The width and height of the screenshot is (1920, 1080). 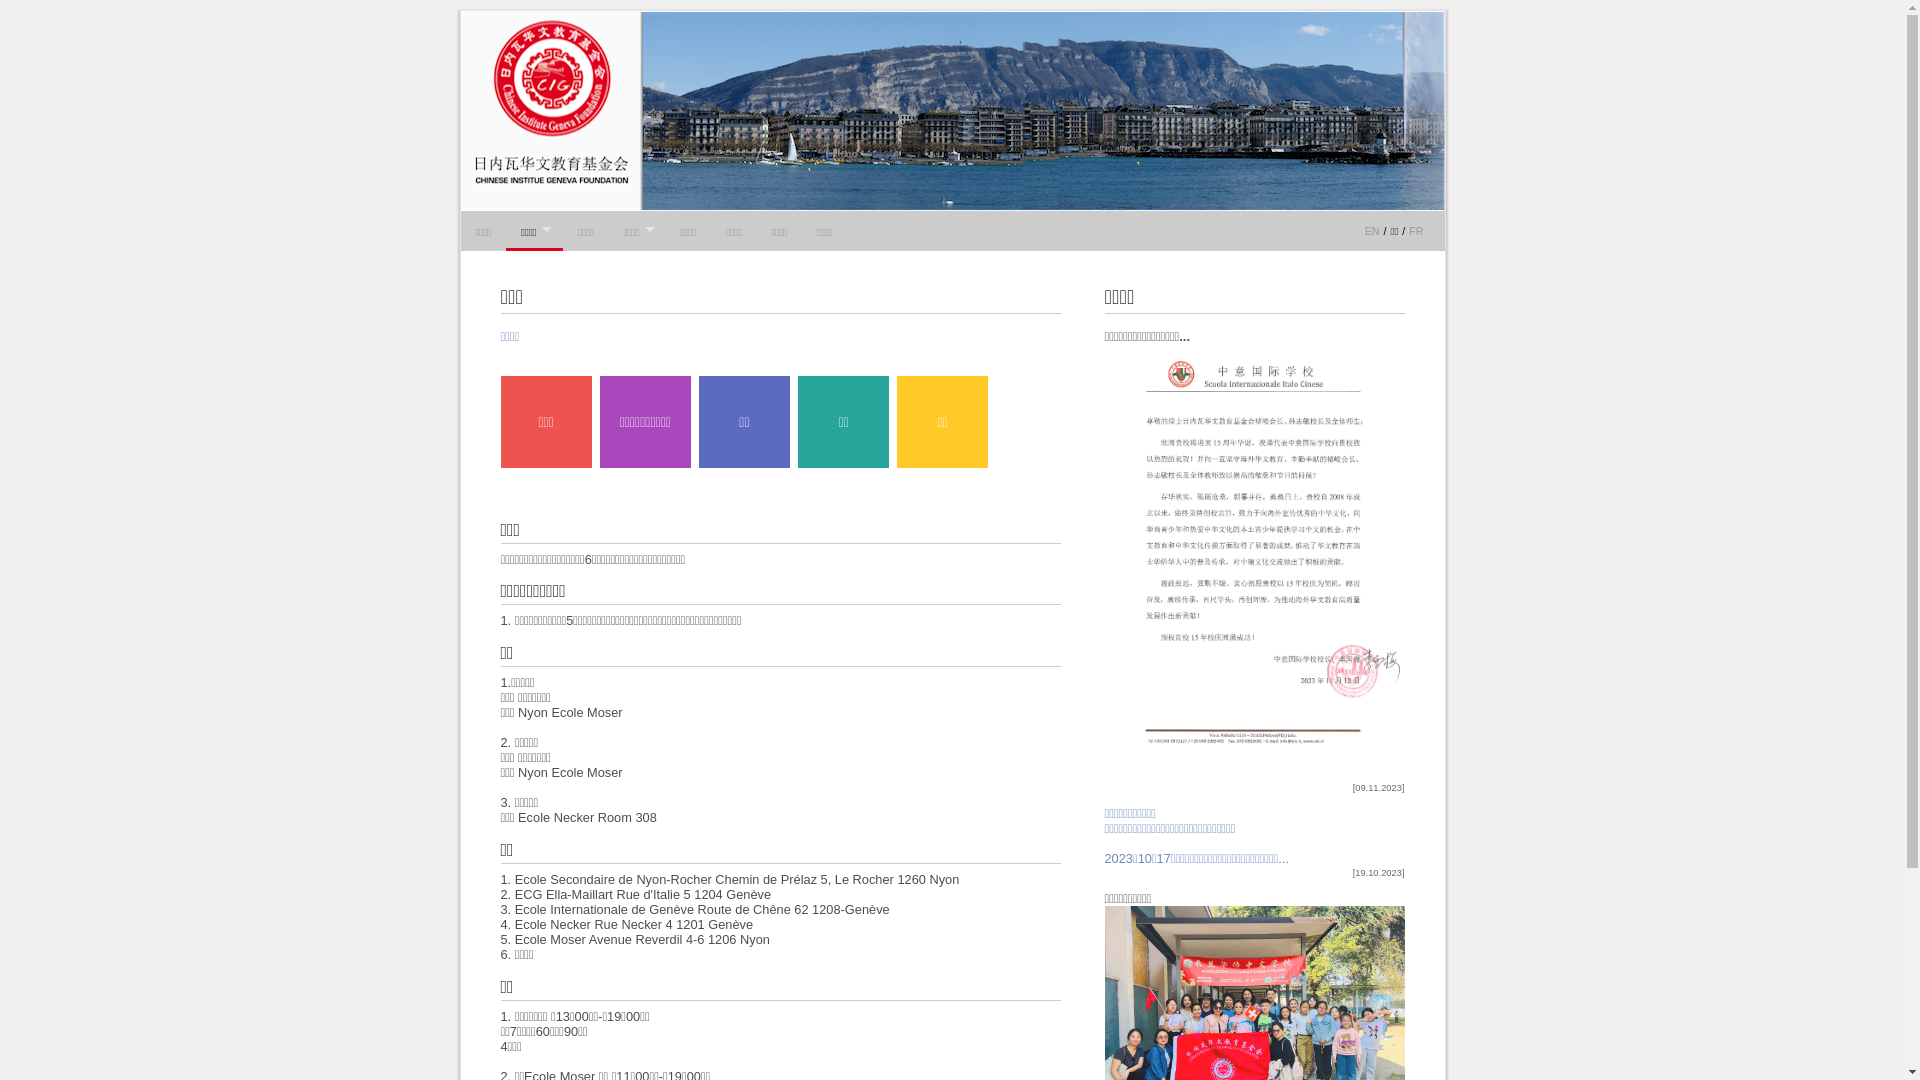 I want to click on 'FR', so click(x=1415, y=230).